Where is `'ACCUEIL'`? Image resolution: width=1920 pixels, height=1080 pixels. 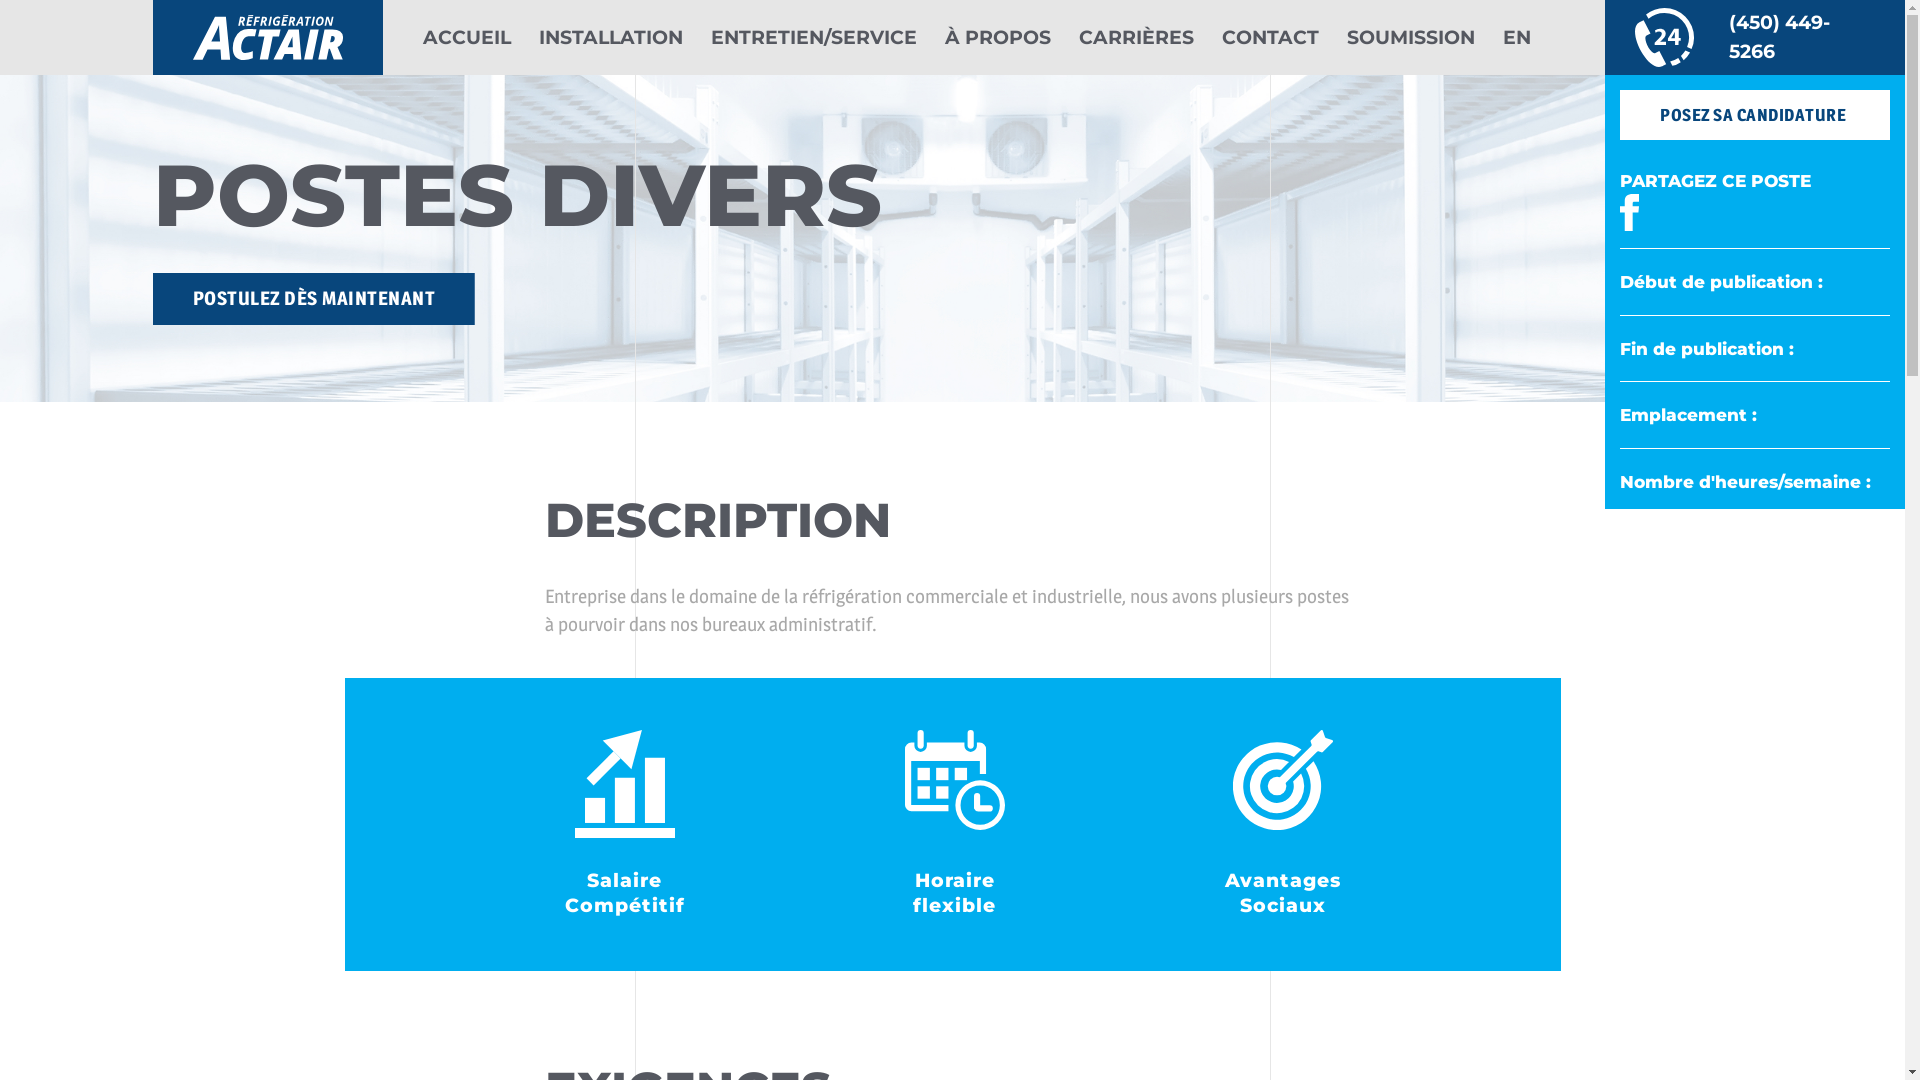 'ACCUEIL' is located at coordinates (421, 37).